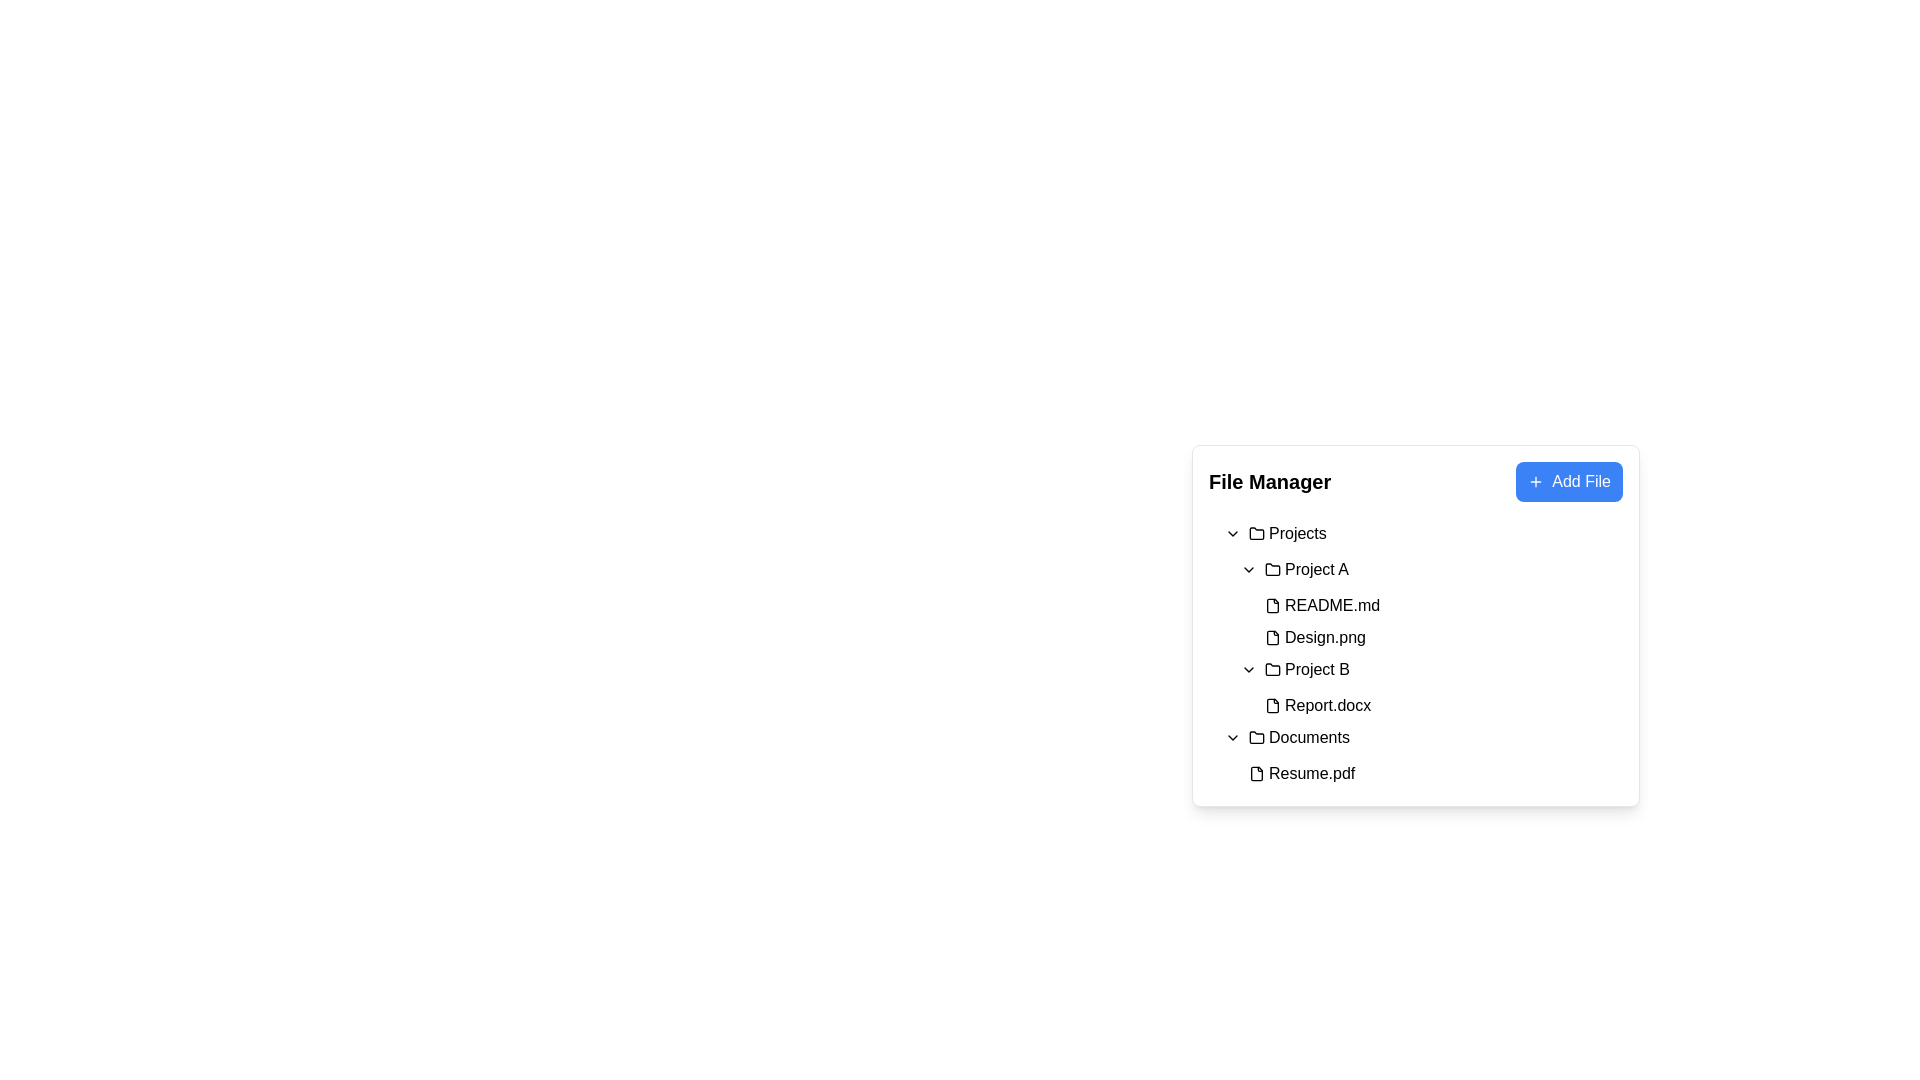 This screenshot has width=1920, height=1080. I want to click on the folder icon representing 'Project B', so click(1271, 668).